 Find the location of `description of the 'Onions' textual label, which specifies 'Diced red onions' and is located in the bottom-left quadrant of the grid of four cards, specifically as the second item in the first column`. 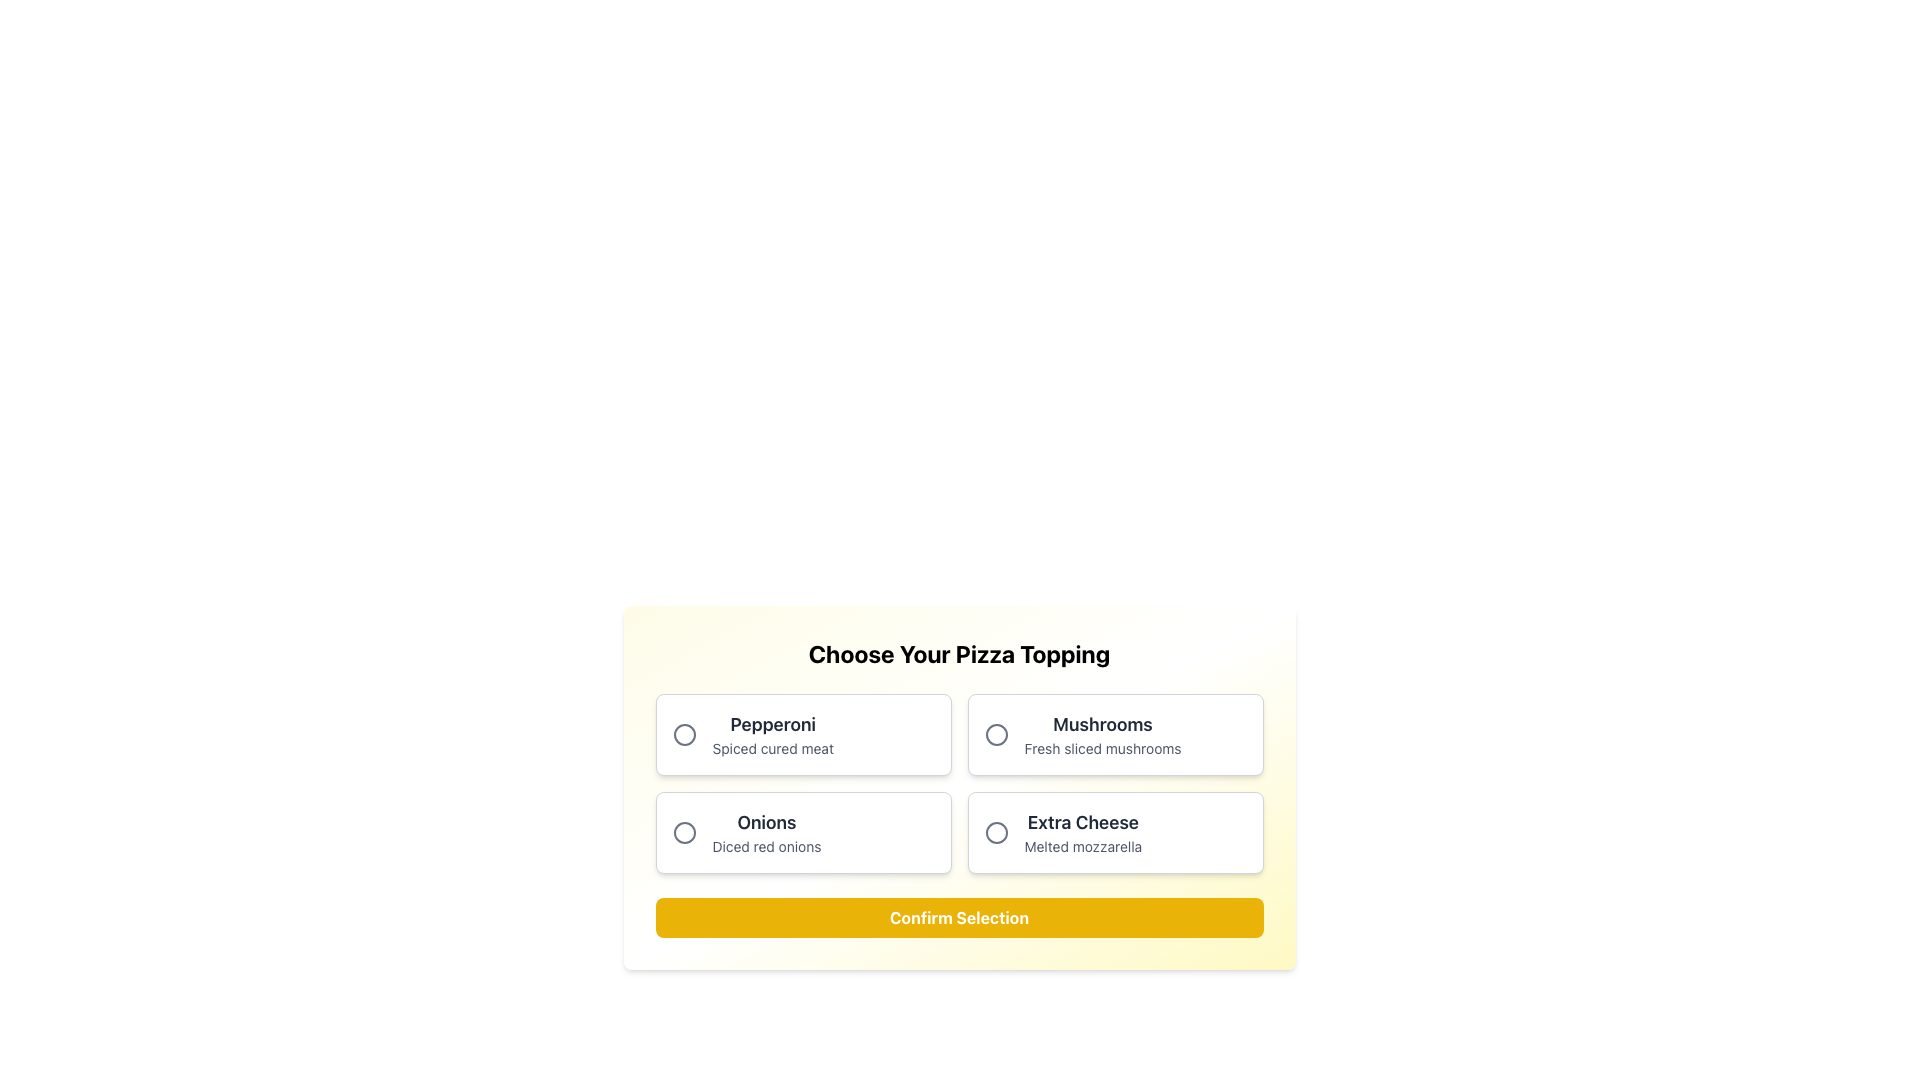

description of the 'Onions' textual label, which specifies 'Diced red onions' and is located in the bottom-left quadrant of the grid of four cards, specifically as the second item in the first column is located at coordinates (766, 833).